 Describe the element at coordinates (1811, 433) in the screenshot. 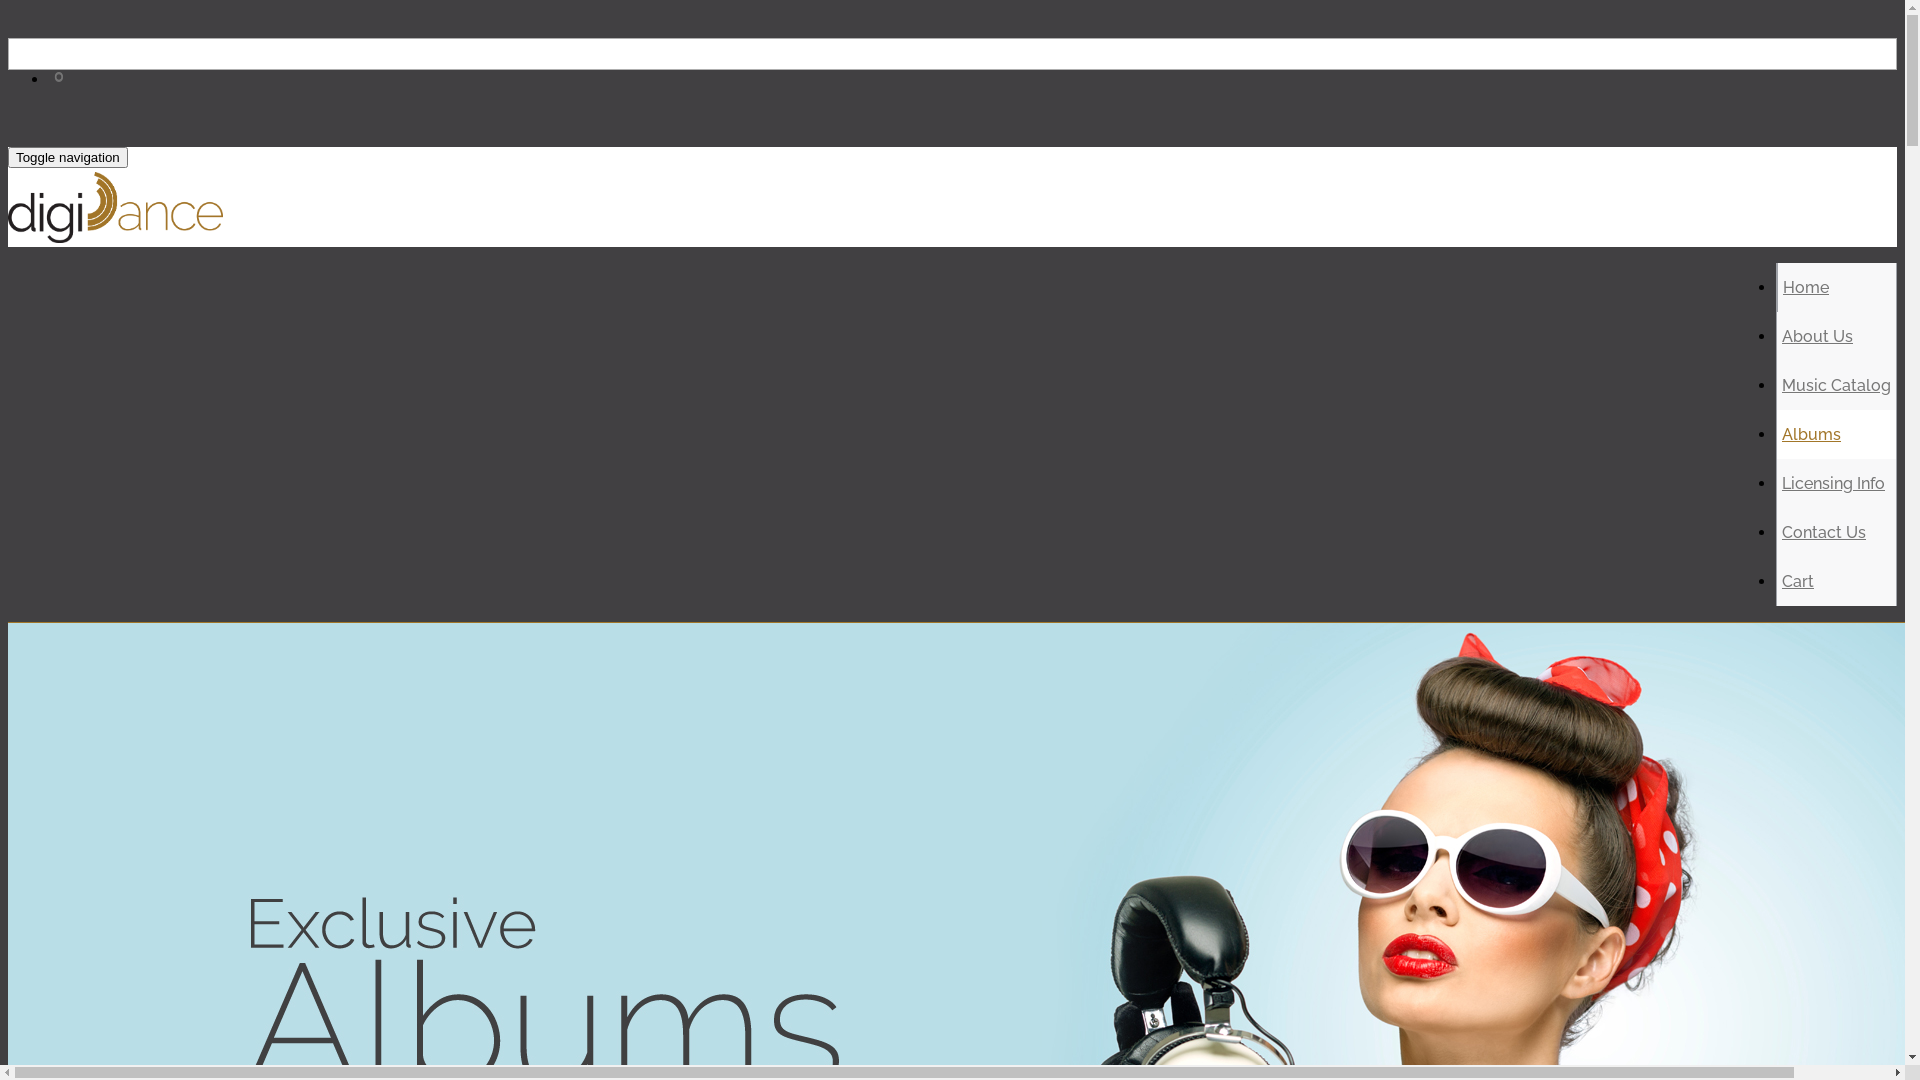

I see `'Albums'` at that location.